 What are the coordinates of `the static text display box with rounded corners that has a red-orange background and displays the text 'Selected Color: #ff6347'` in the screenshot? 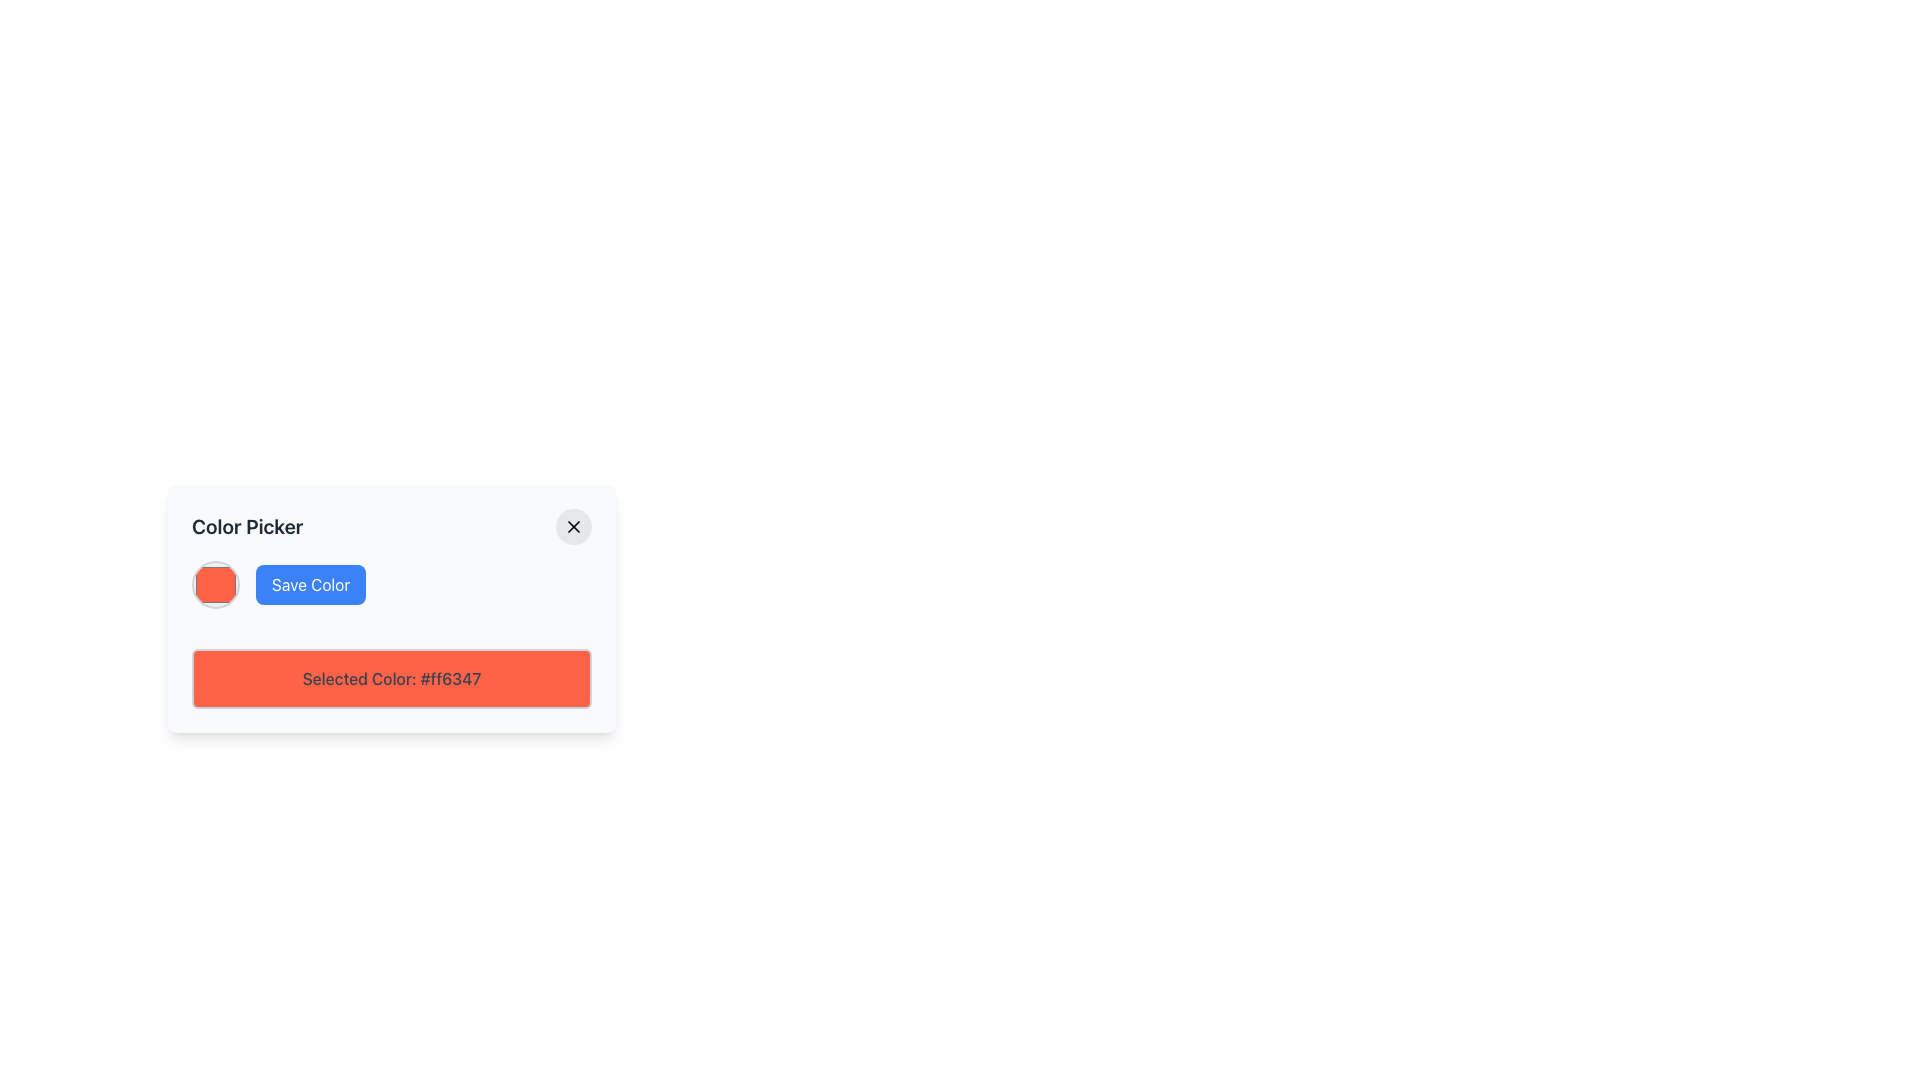 It's located at (392, 677).